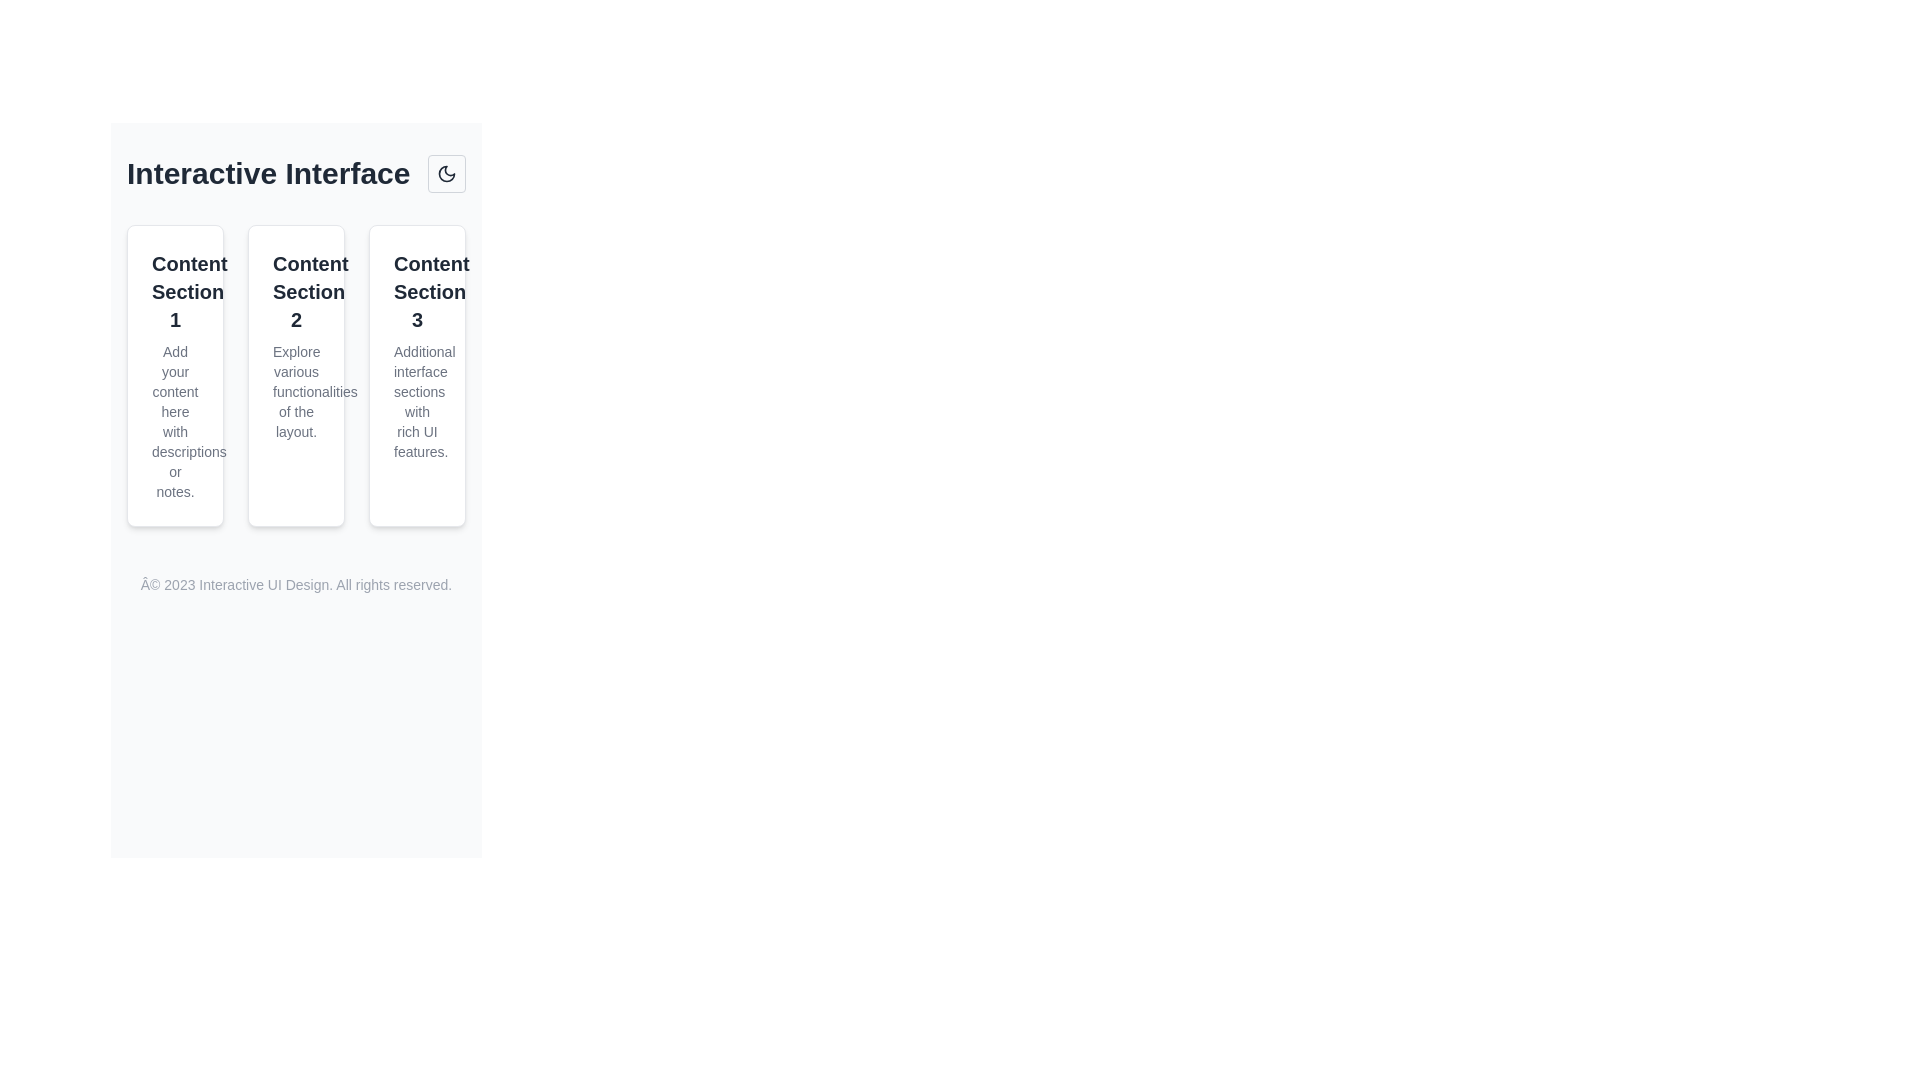  Describe the element at coordinates (295, 392) in the screenshot. I see `the text block displaying 'Explore various functionalities of the layout.' which is styled with a small font and located below the heading 'Content Section 2'` at that location.